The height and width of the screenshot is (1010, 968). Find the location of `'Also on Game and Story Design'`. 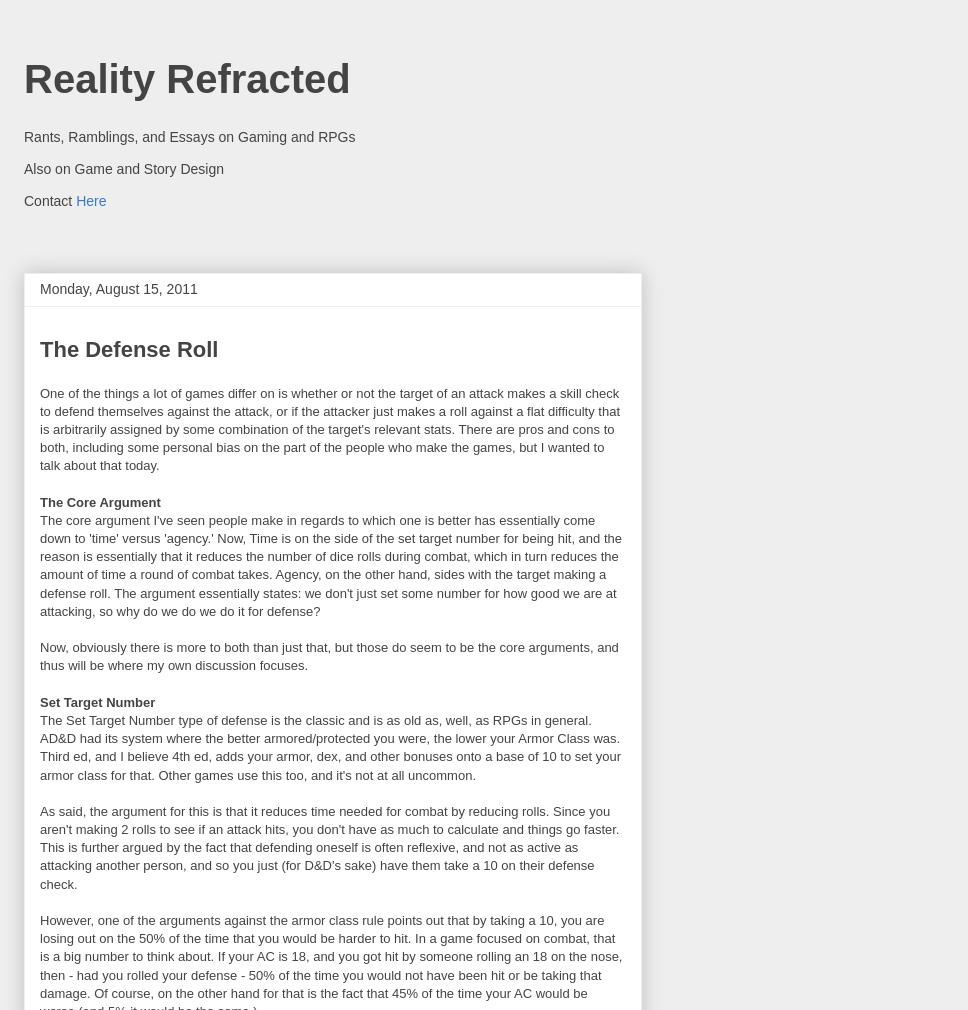

'Also on Game and Story Design' is located at coordinates (24, 166).